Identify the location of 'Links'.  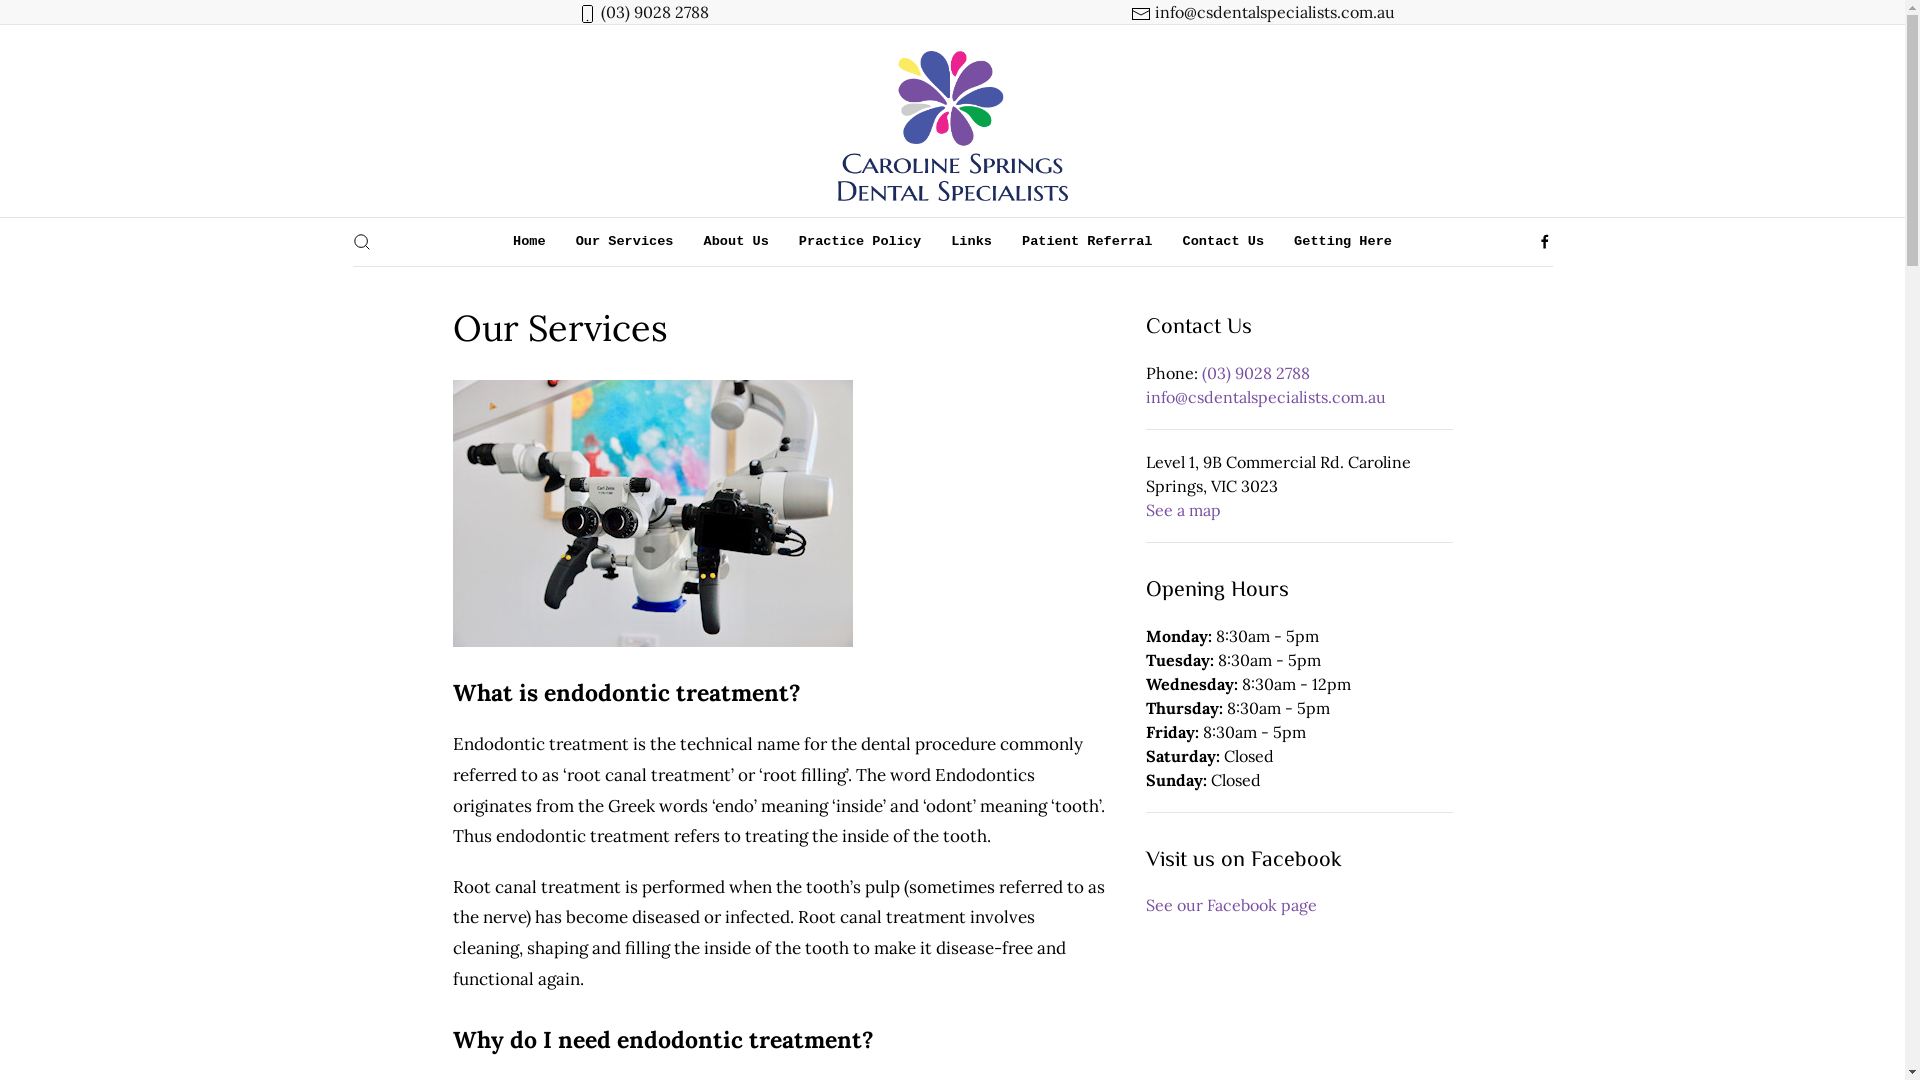
(971, 241).